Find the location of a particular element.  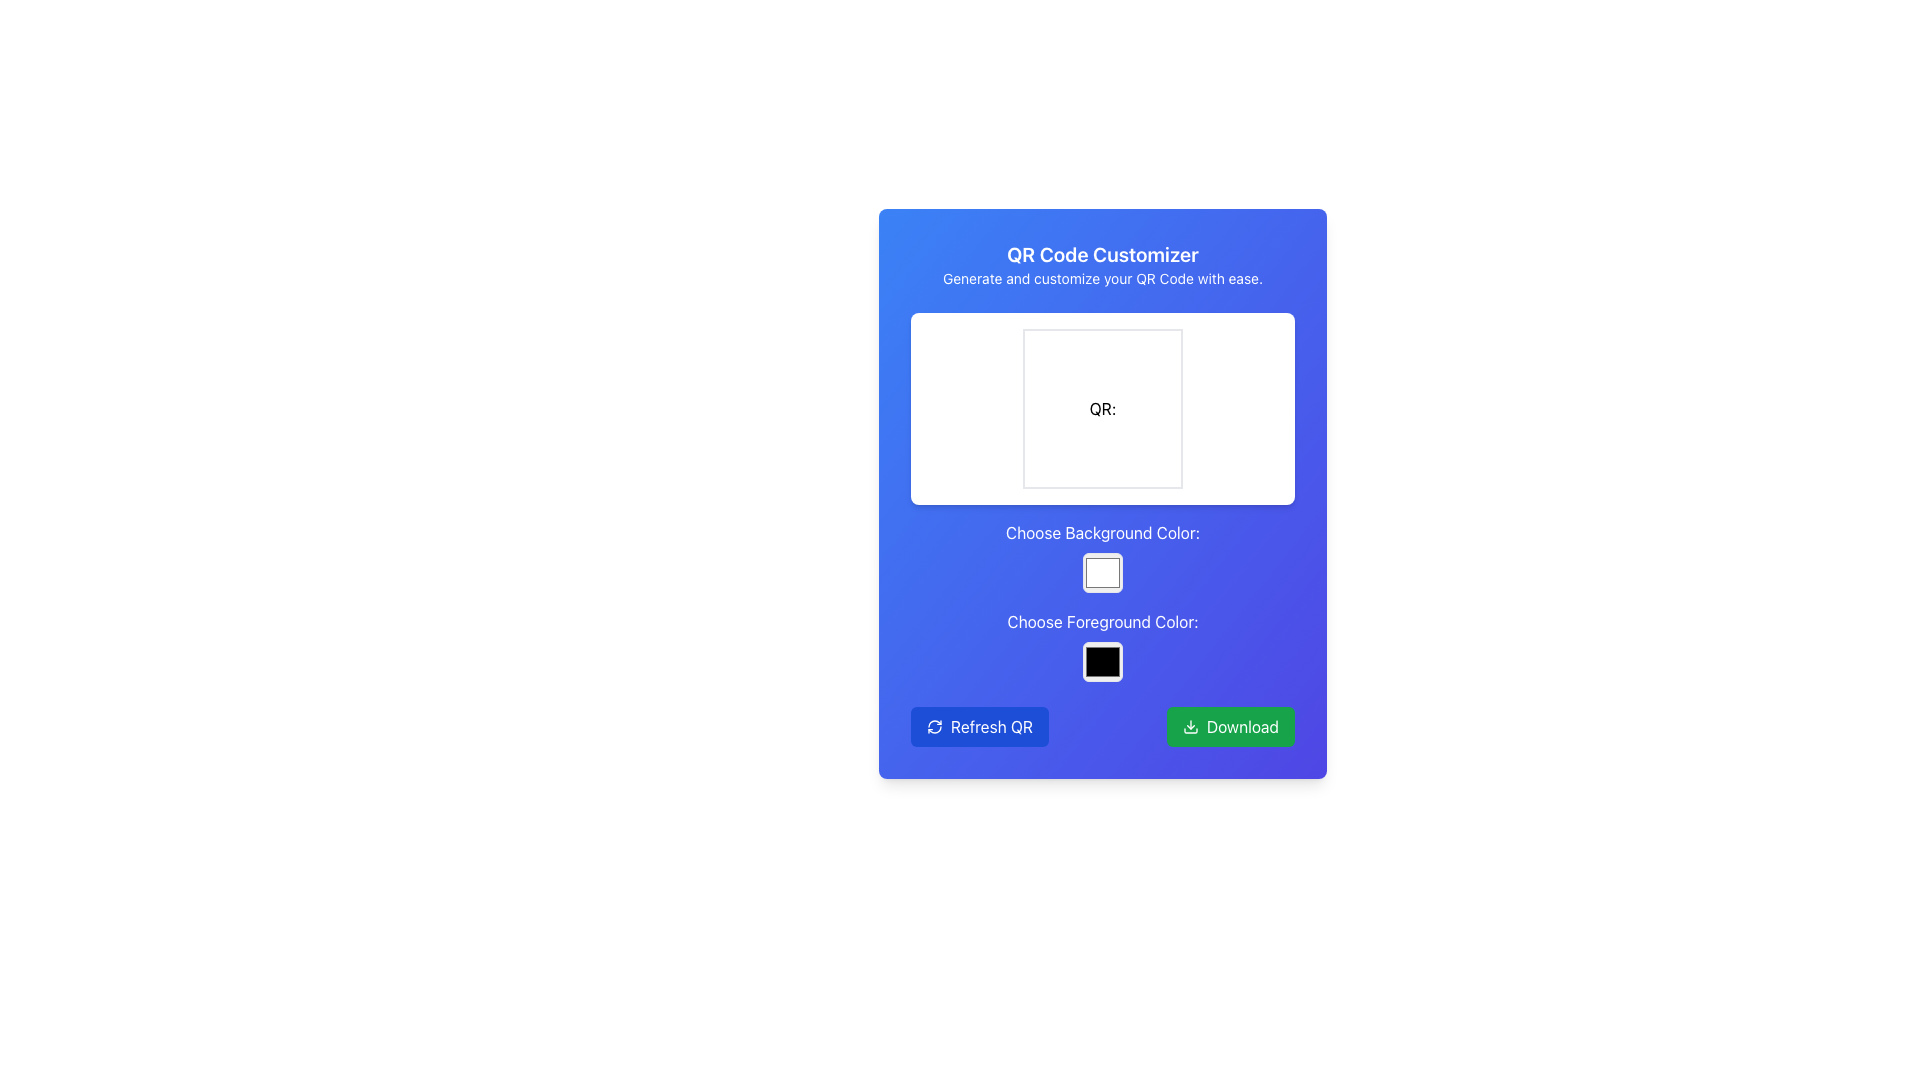

the header Text Label located at the top of the interface, centered horizontally, which presents the title of the application is located at coordinates (1102, 253).